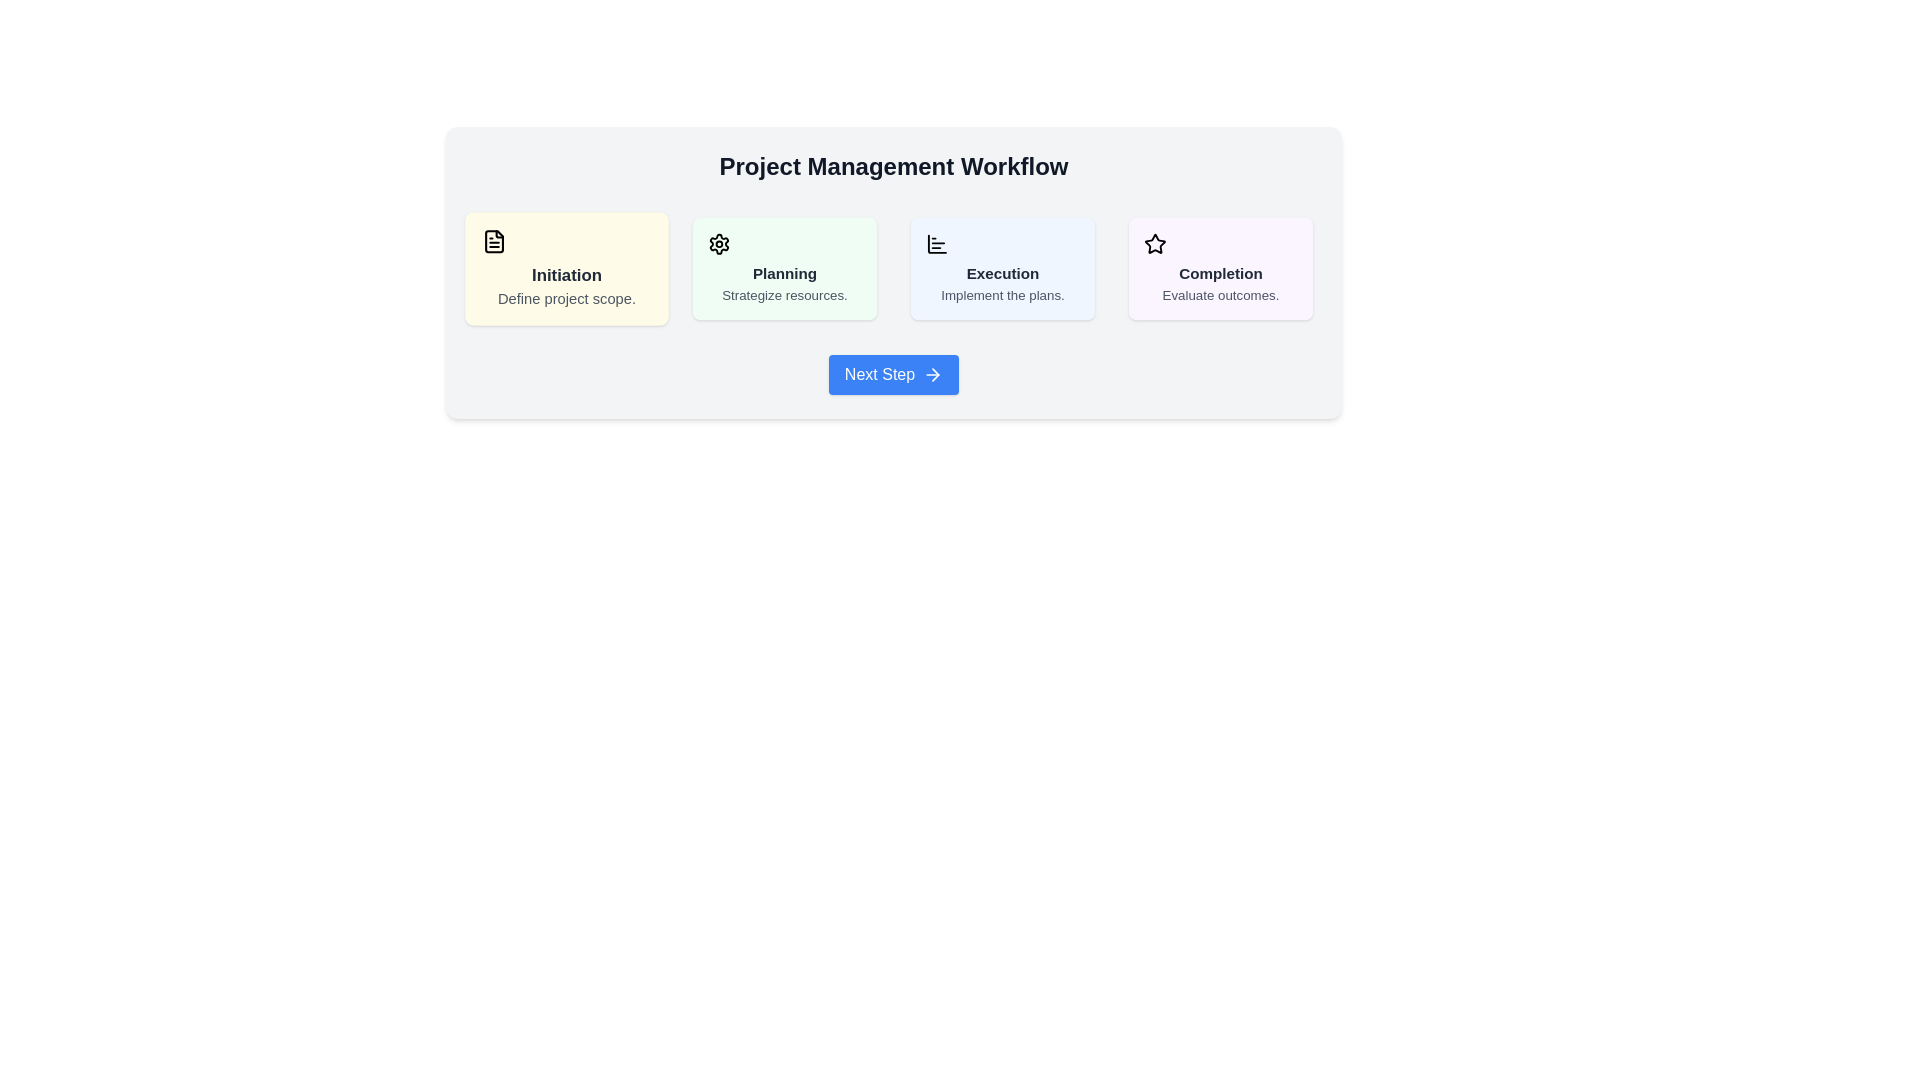 The image size is (1920, 1080). What do you see at coordinates (1155, 242) in the screenshot?
I see `the SVG star icon located in the fourth card under the heading 'Project Management Workflow' in the 'Completion' card` at bounding box center [1155, 242].